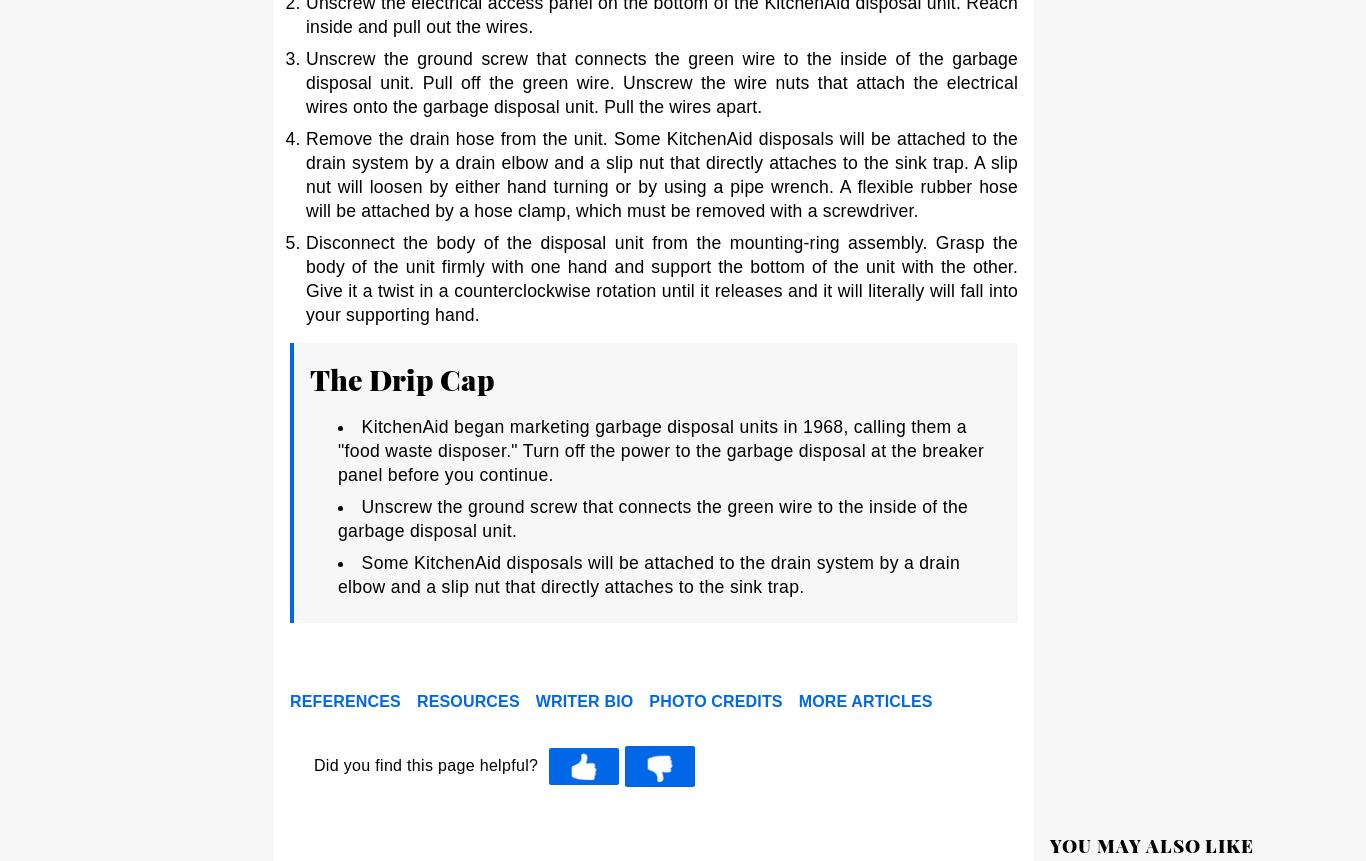 The image size is (1366, 861). What do you see at coordinates (651, 519) in the screenshot?
I see `'Unscrew the ground screw that connects the green wire to the inside of the garbage disposal unit.'` at bounding box center [651, 519].